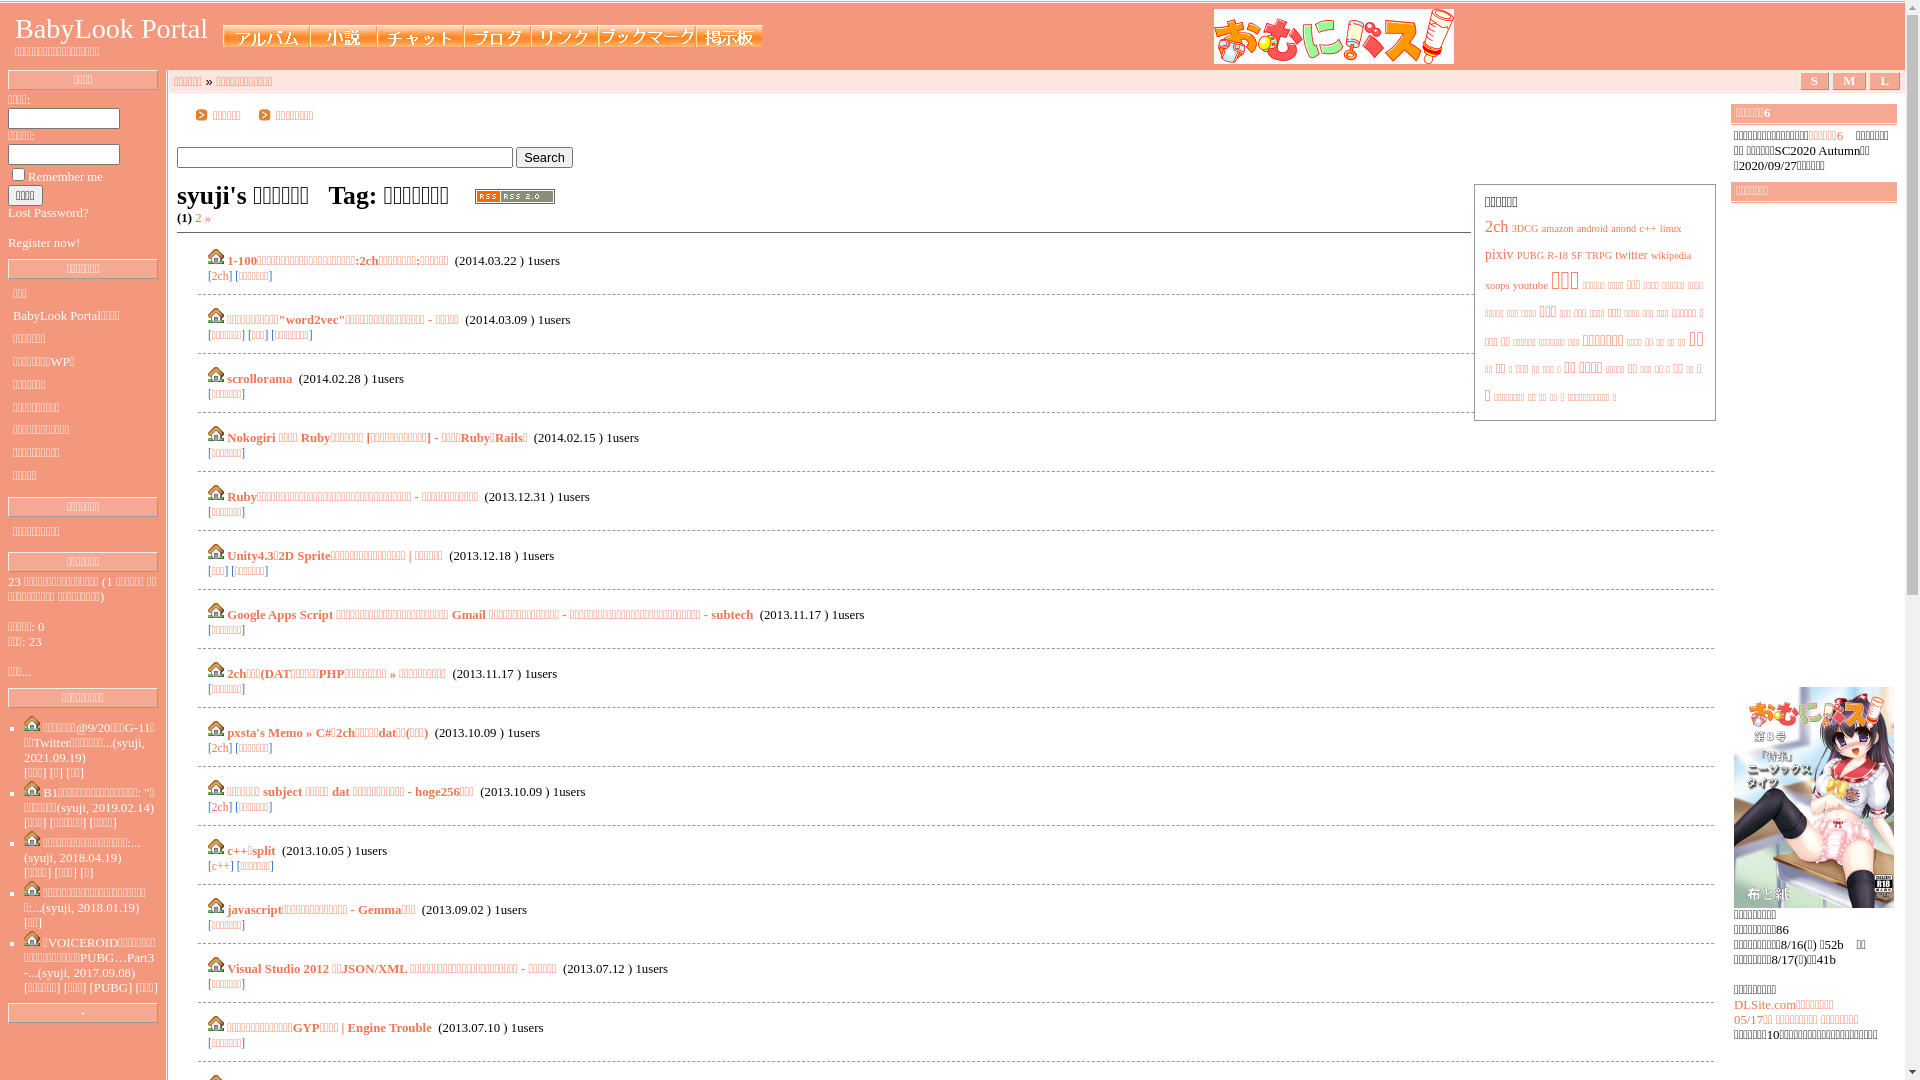 Image resolution: width=1920 pixels, height=1080 pixels. What do you see at coordinates (1814, 80) in the screenshot?
I see `'S'` at bounding box center [1814, 80].